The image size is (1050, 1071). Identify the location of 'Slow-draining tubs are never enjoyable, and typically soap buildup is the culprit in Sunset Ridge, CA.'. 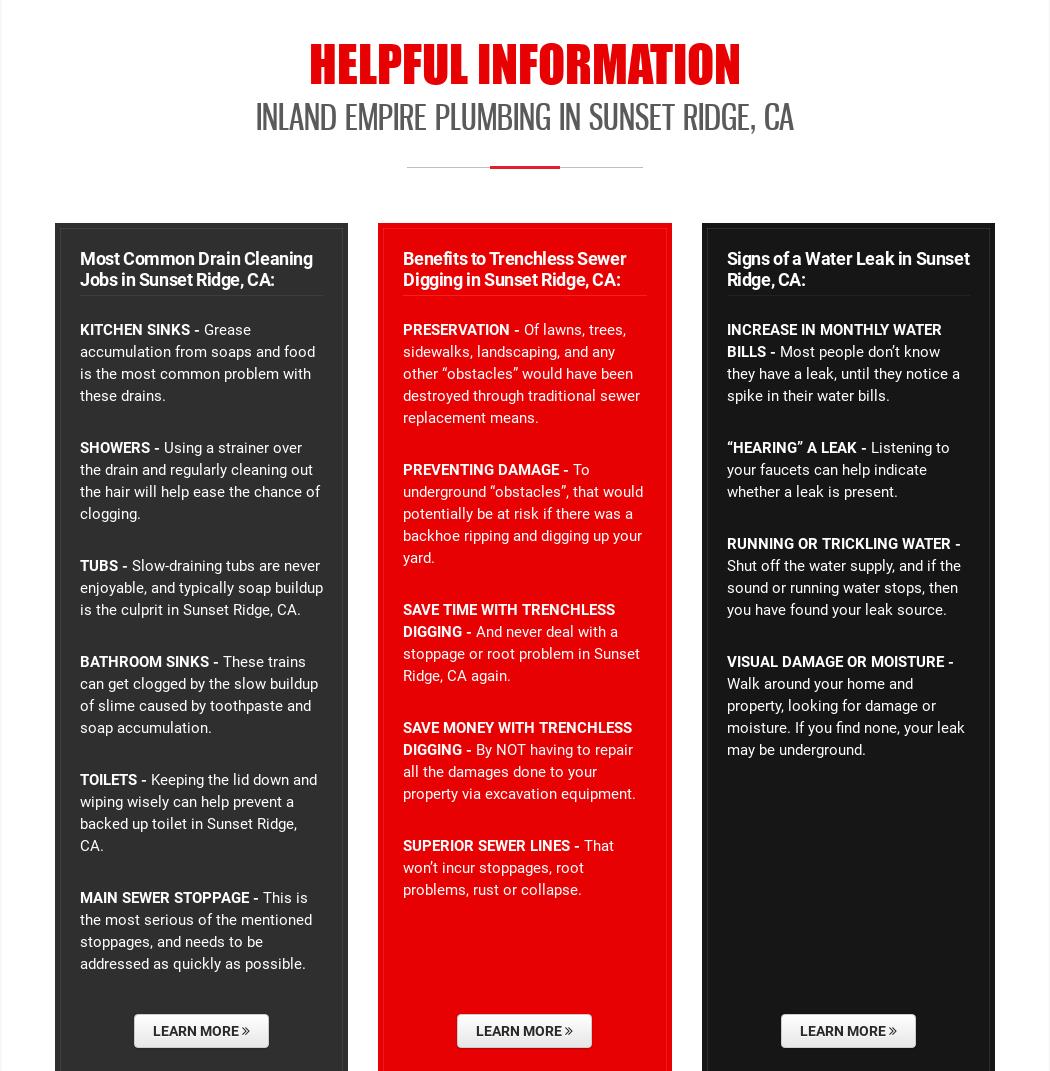
(80, 587).